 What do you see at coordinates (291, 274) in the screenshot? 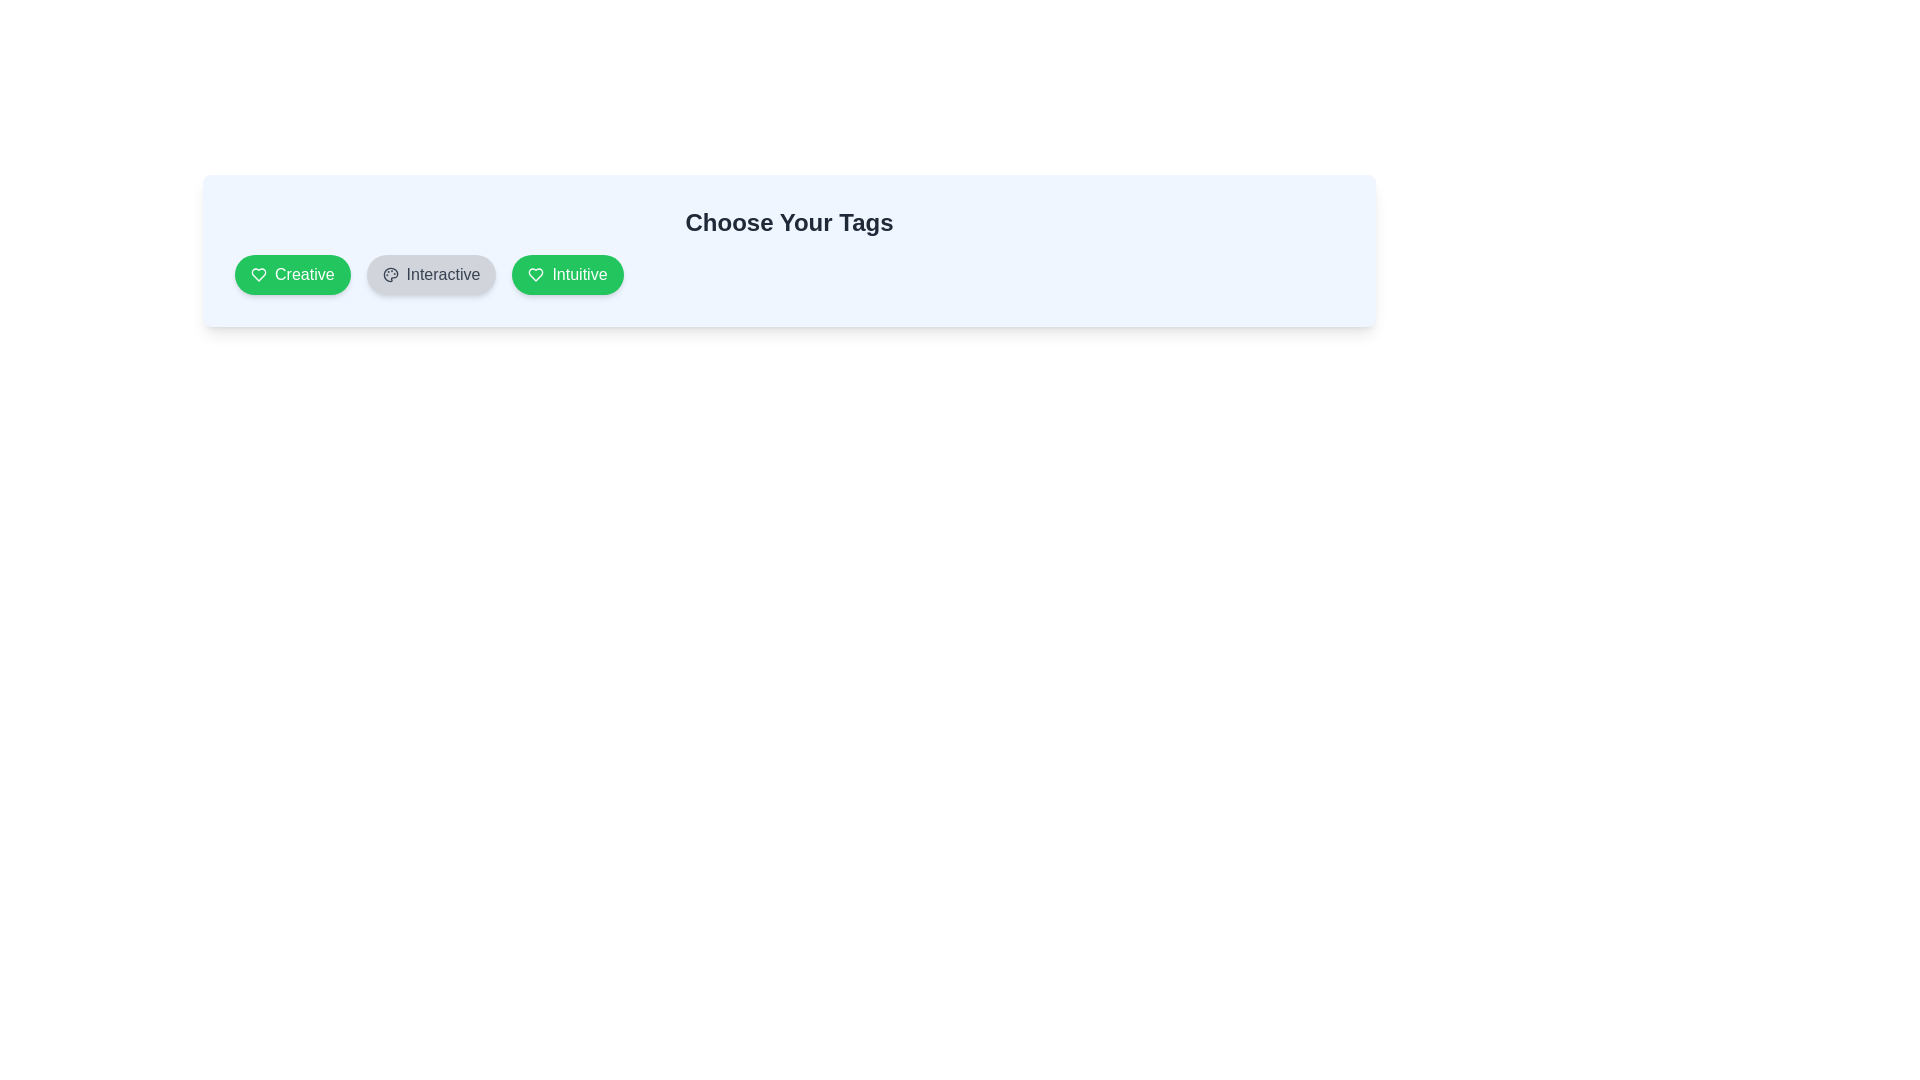
I see `the tag Creative` at bounding box center [291, 274].